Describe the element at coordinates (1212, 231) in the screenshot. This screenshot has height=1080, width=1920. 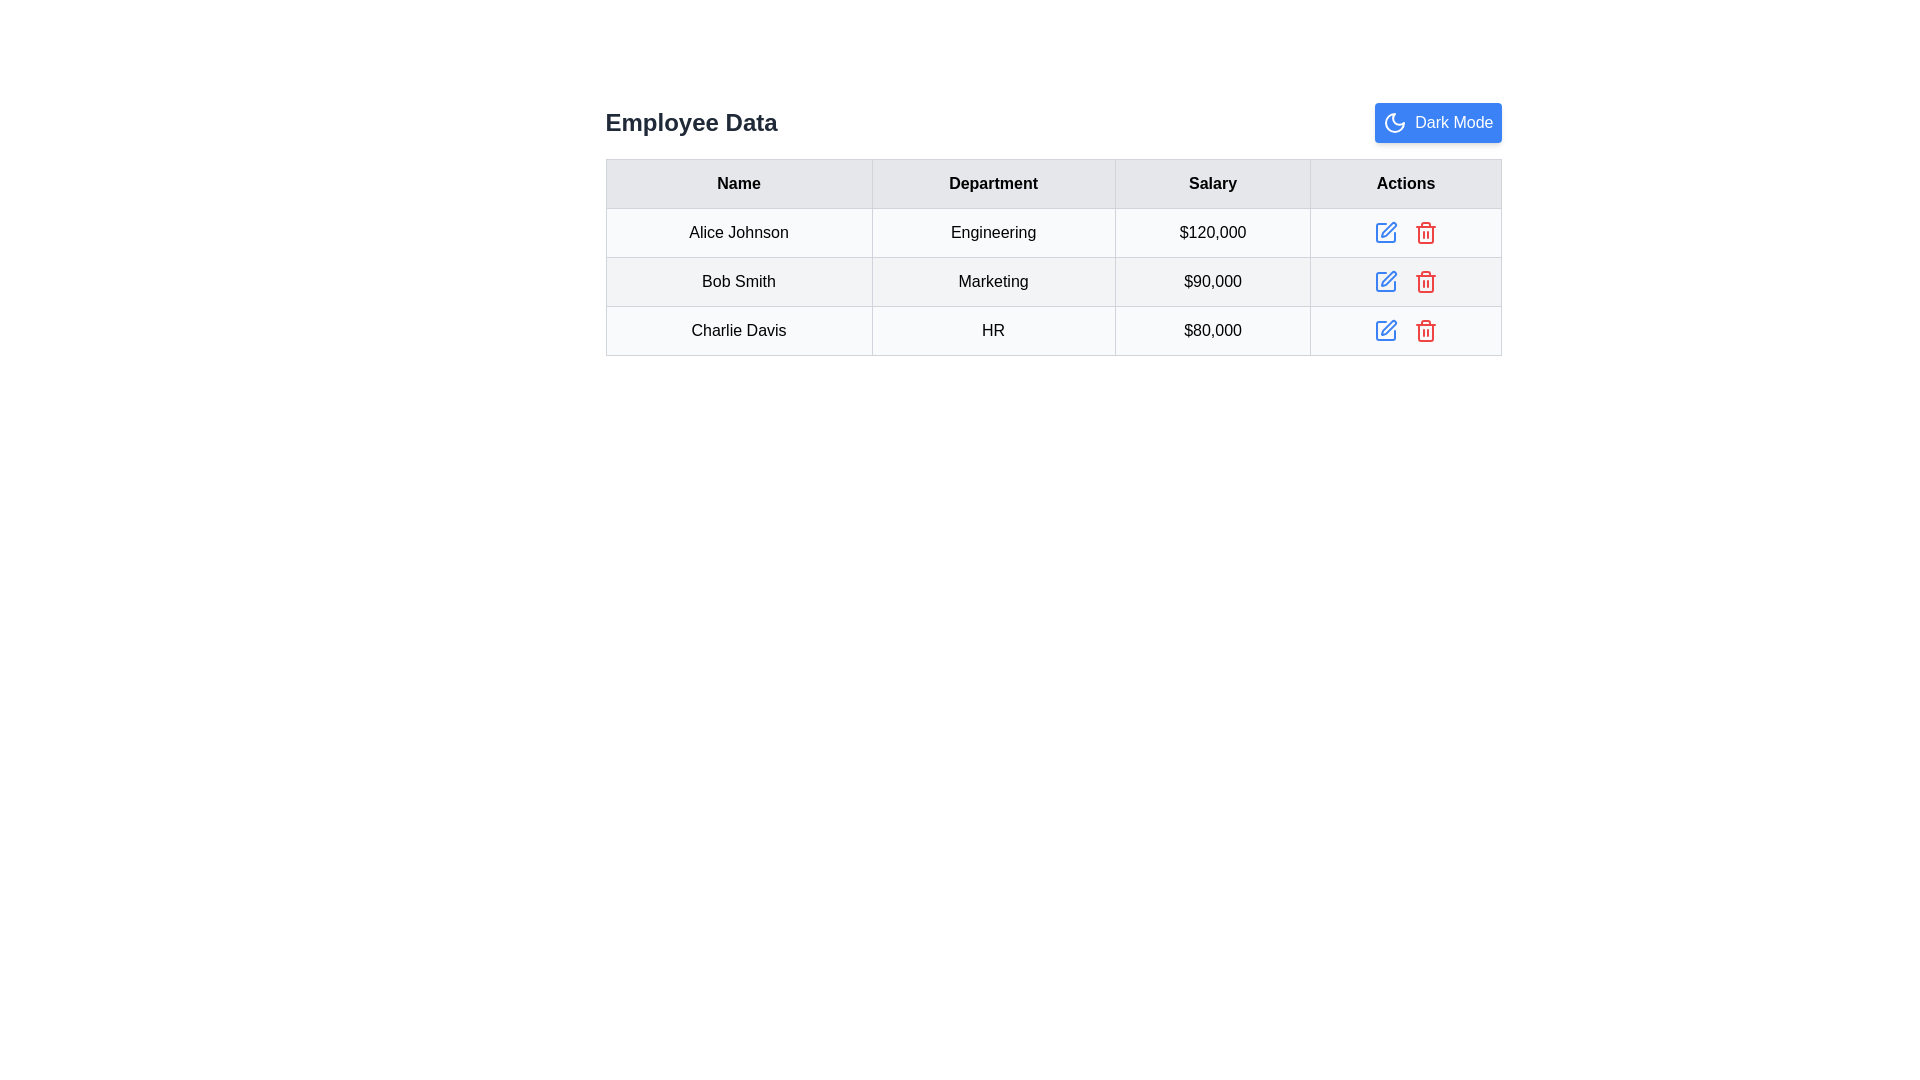
I see `the salary display of Alice Johnson, which shows the amount '$120,000' in the Salary column of the table` at that location.